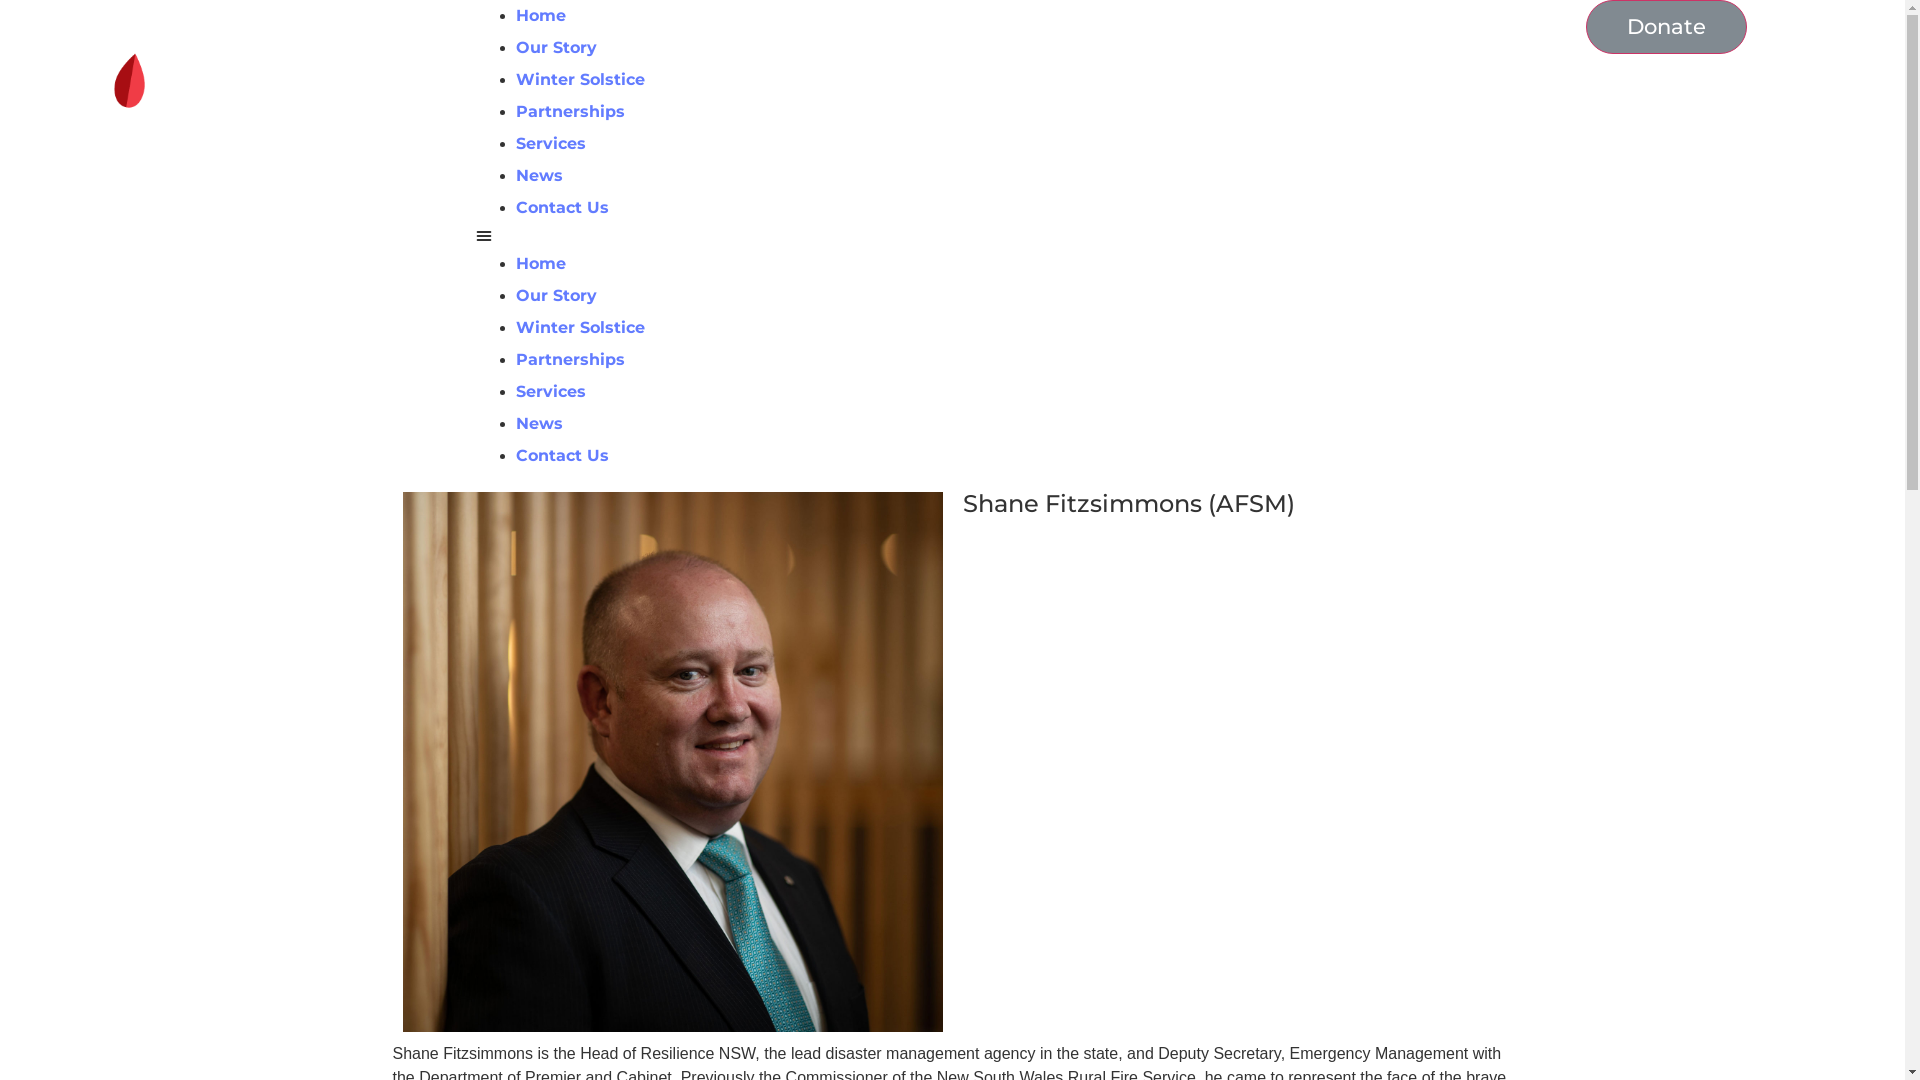  Describe the element at coordinates (569, 111) in the screenshot. I see `'Partnerships'` at that location.